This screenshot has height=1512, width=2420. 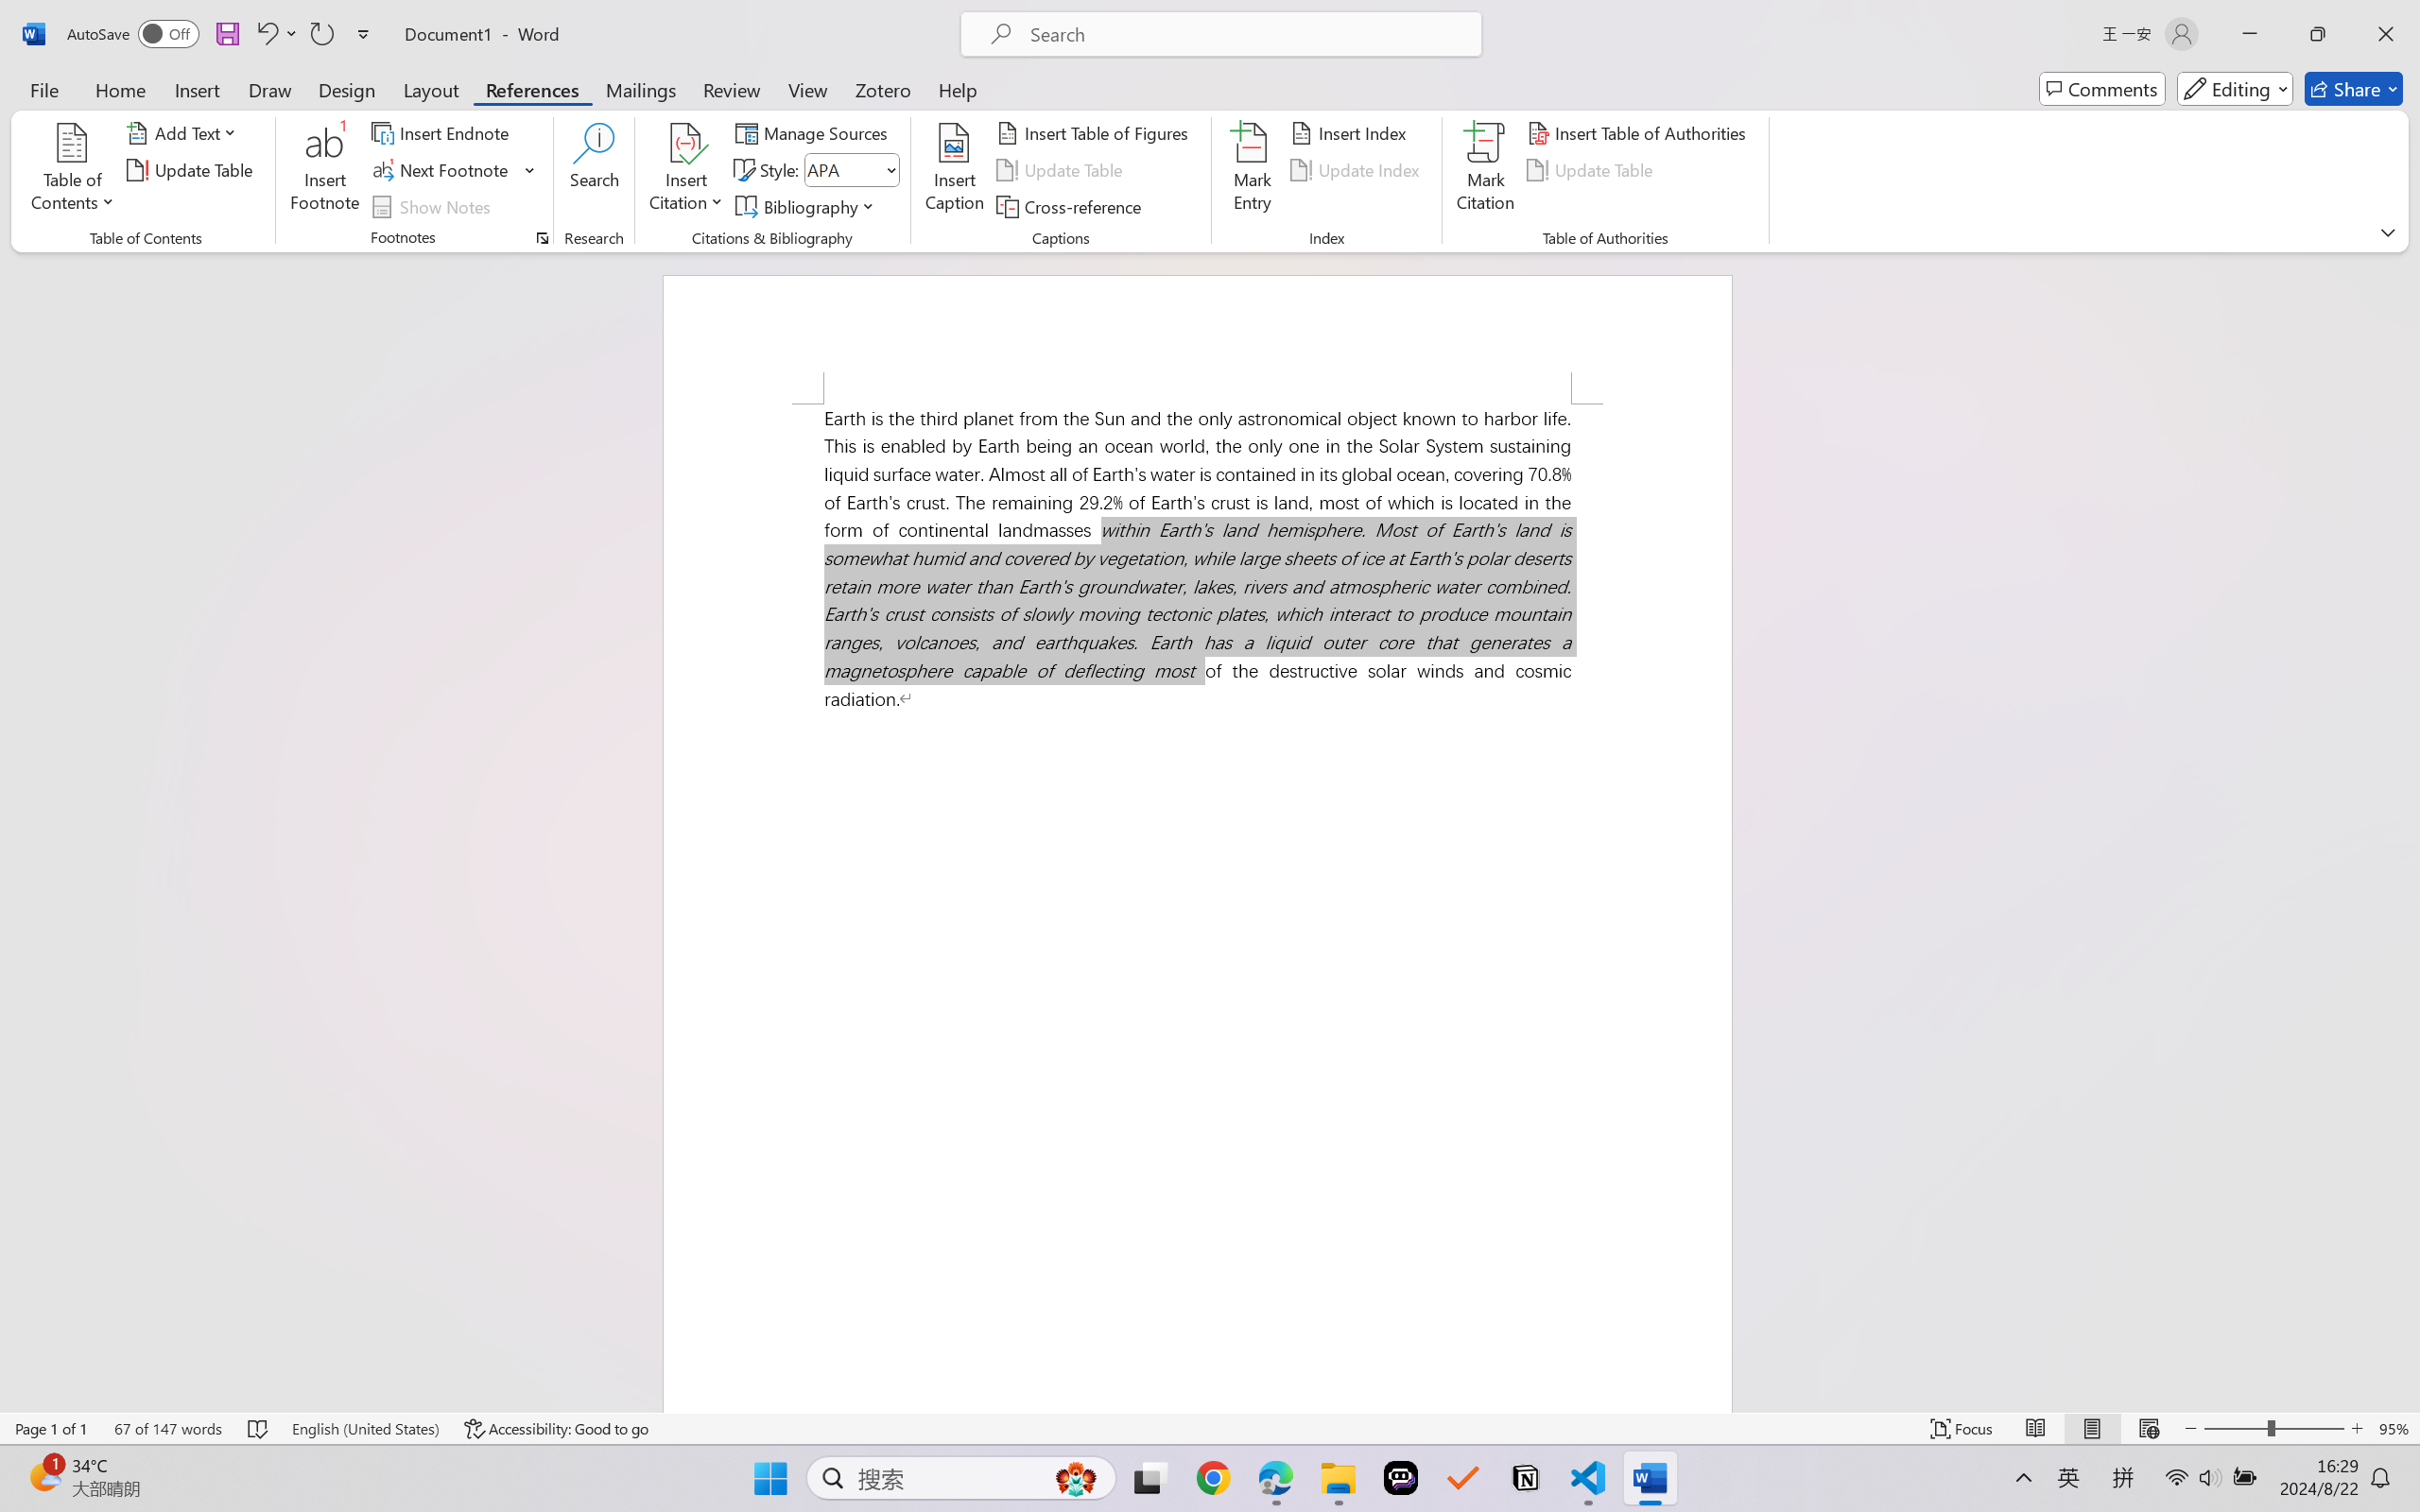 I want to click on 'Undo Italic', so click(x=265, y=33).